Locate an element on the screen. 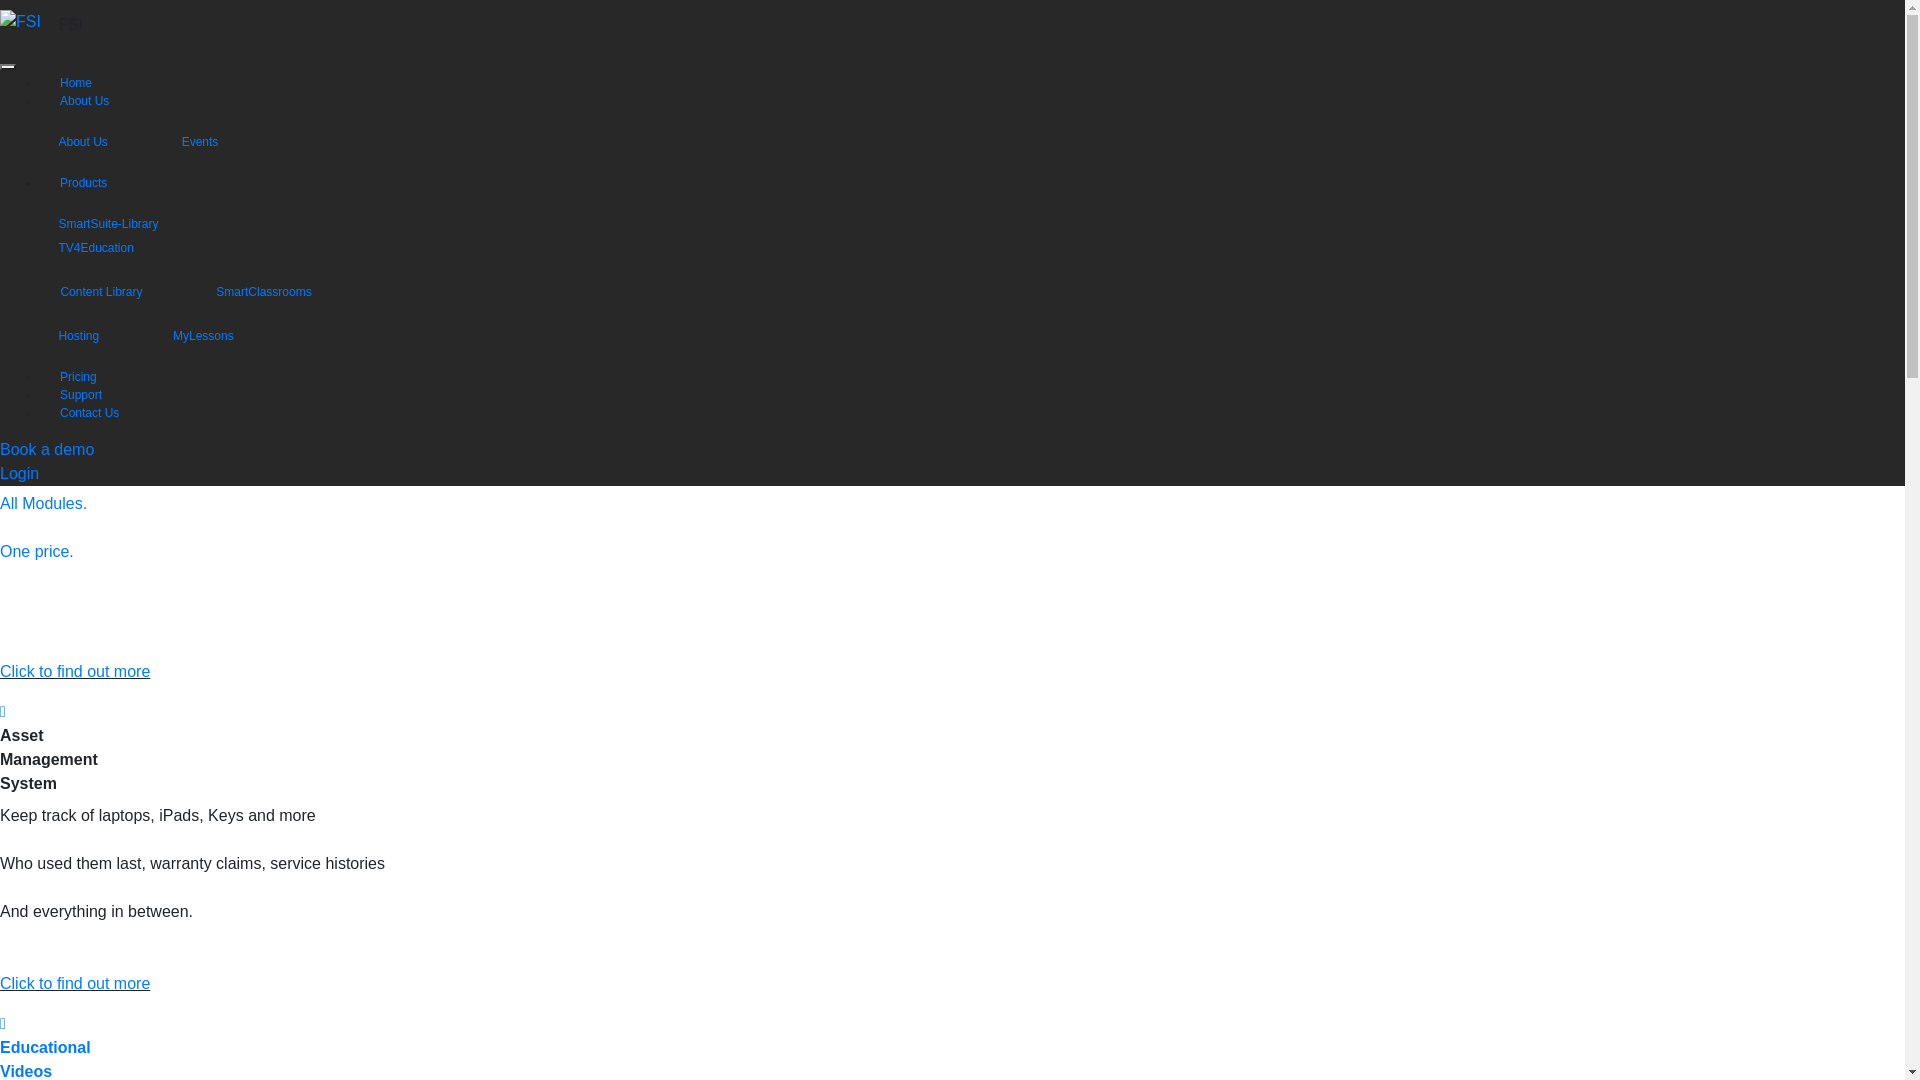 This screenshot has height=1080, width=1920. 'Contact Us' is located at coordinates (88, 411).